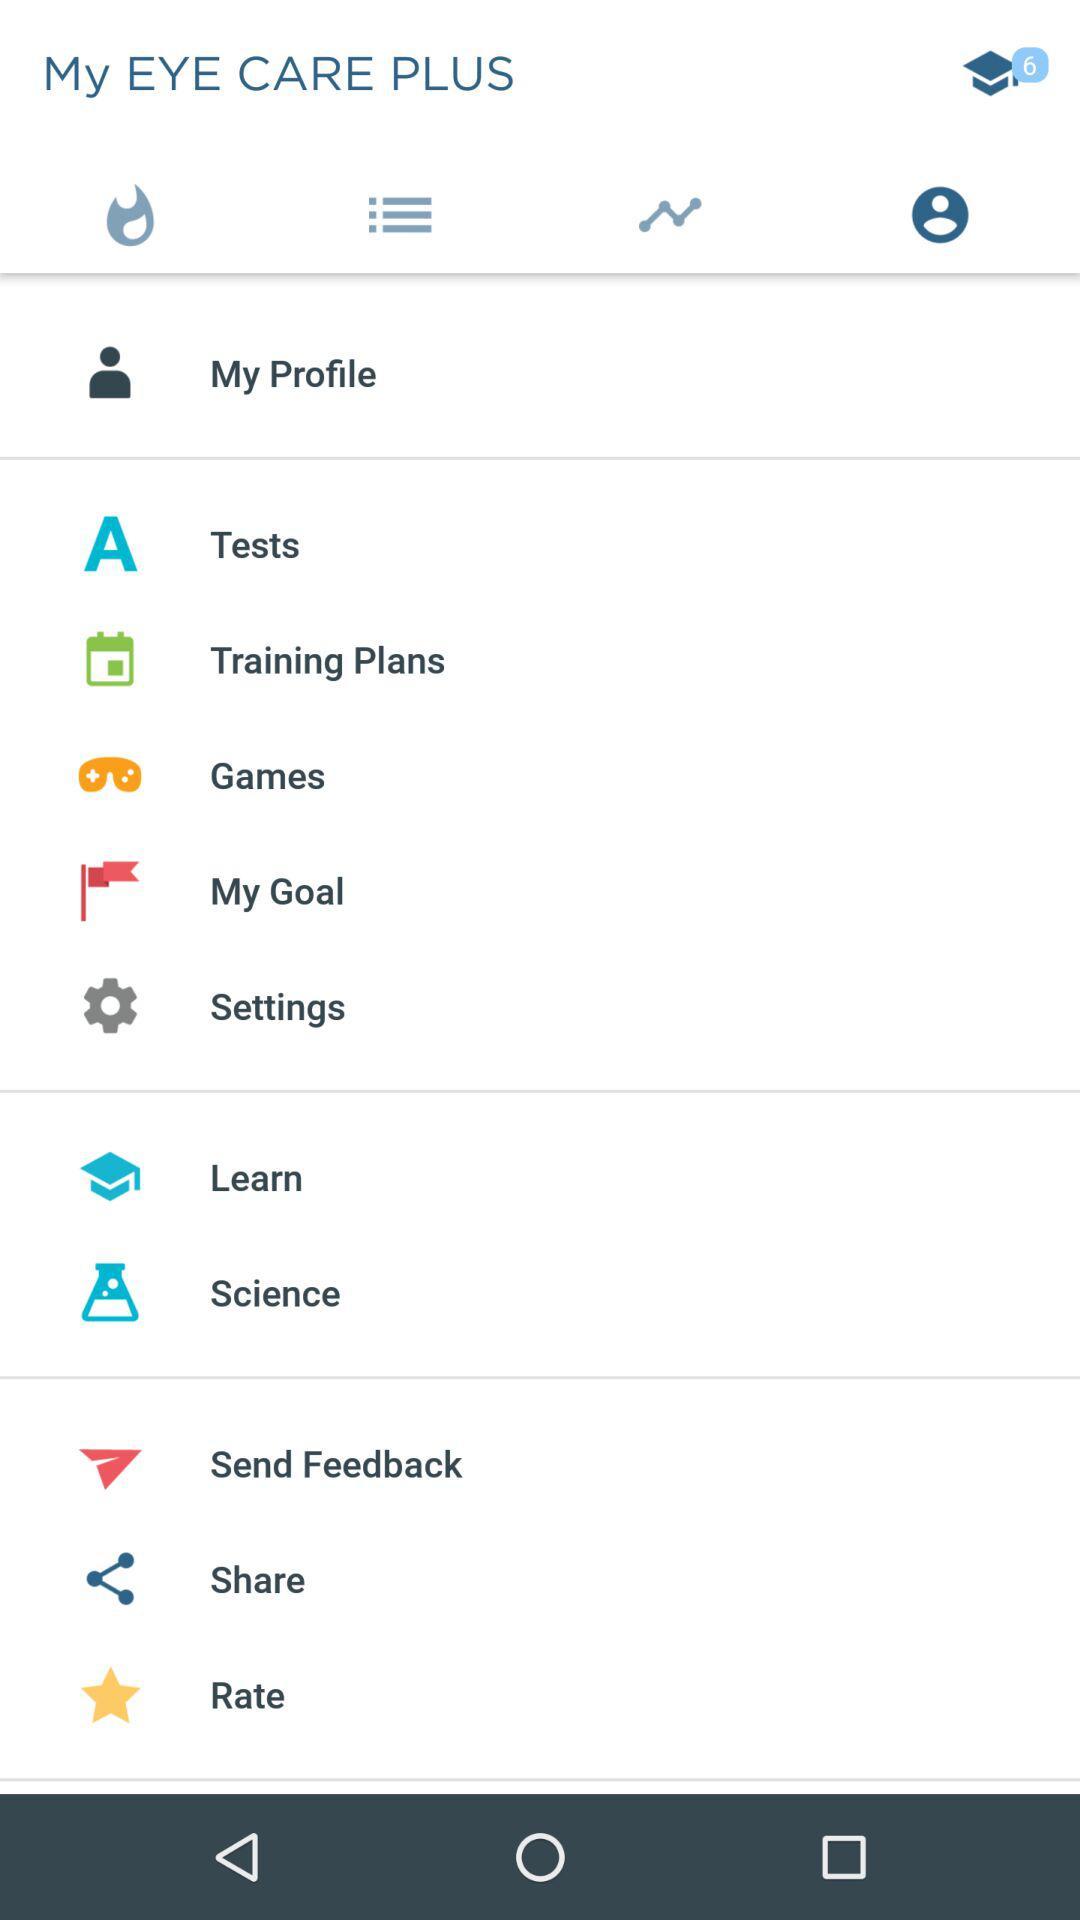 This screenshot has width=1080, height=1920. What do you see at coordinates (135, 210) in the screenshot?
I see `icon below my eye care item` at bounding box center [135, 210].